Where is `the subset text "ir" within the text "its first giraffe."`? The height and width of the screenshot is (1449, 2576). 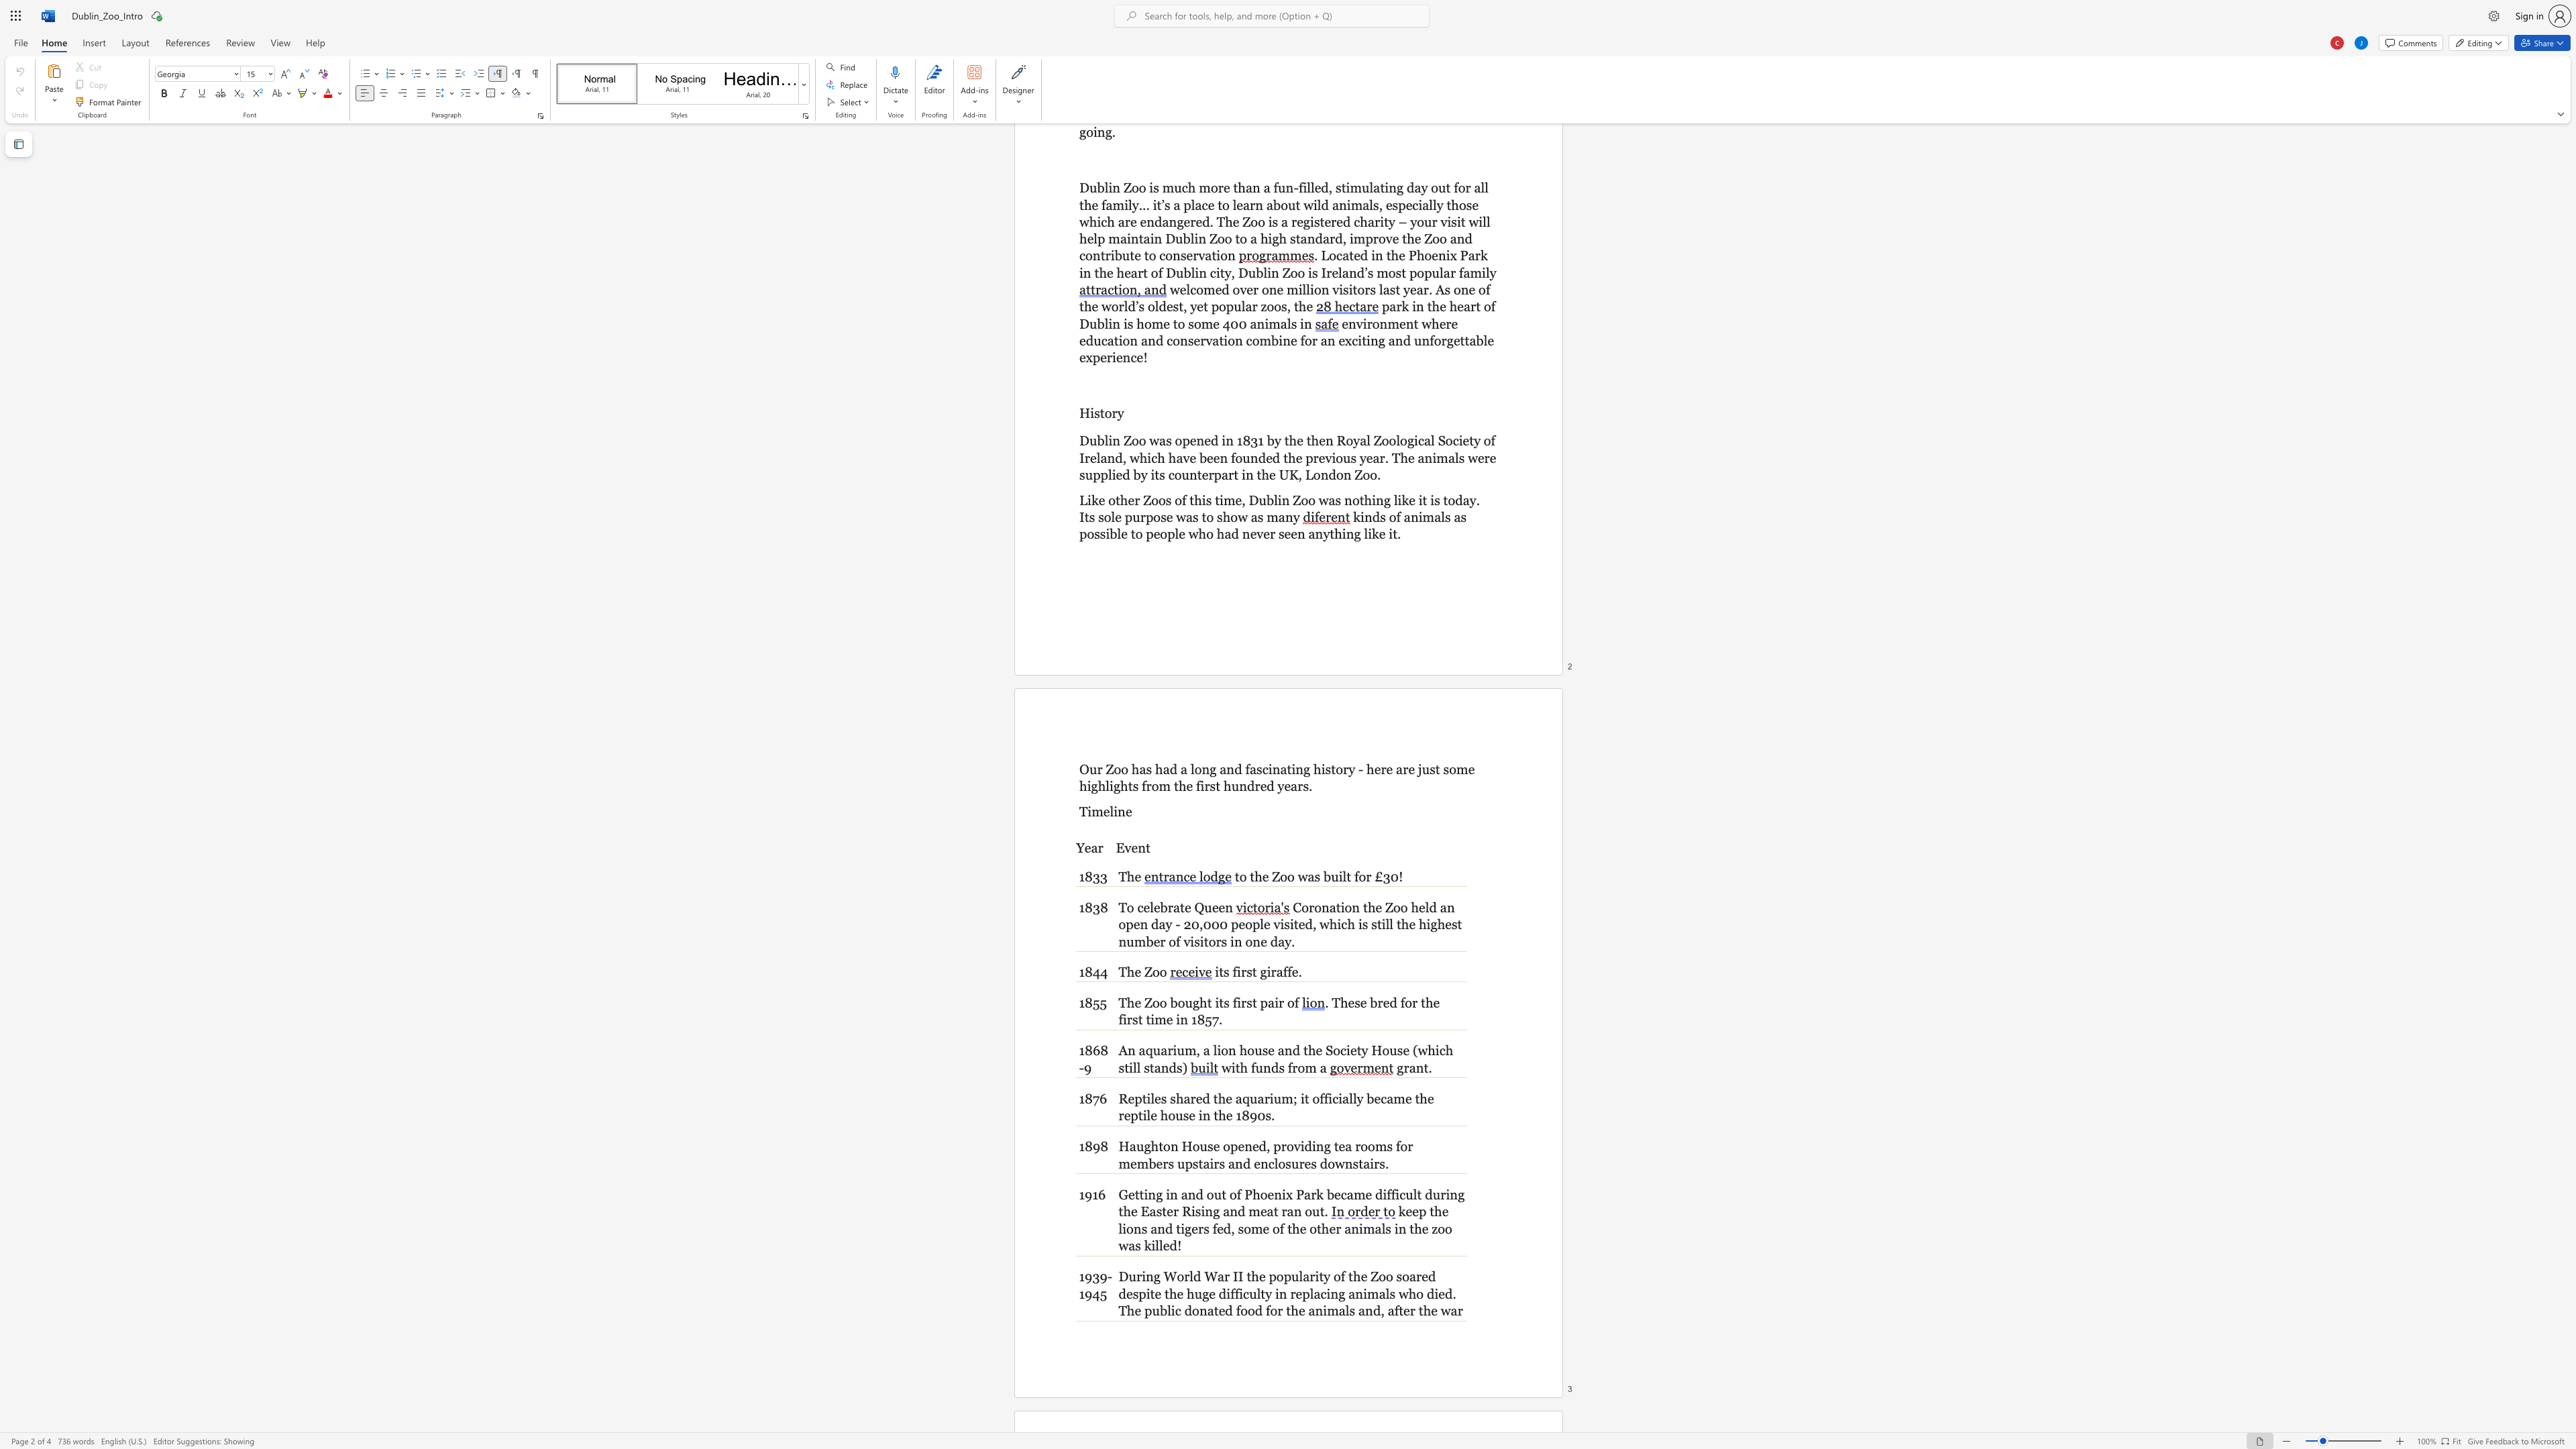
the subset text "ir" within the text "its first giraffe." is located at coordinates (1265, 971).